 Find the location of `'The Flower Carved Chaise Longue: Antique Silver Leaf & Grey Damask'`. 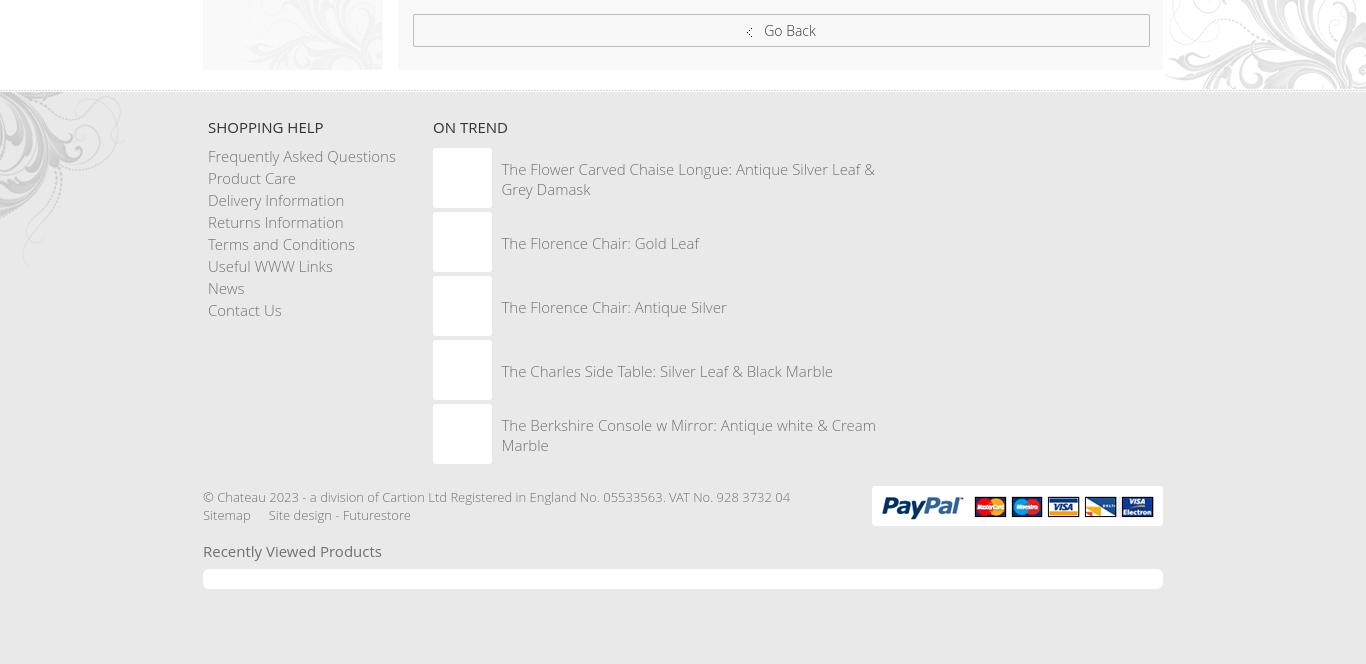

'The Flower Carved Chaise Longue: Antique Silver Leaf & Grey Damask' is located at coordinates (501, 179).